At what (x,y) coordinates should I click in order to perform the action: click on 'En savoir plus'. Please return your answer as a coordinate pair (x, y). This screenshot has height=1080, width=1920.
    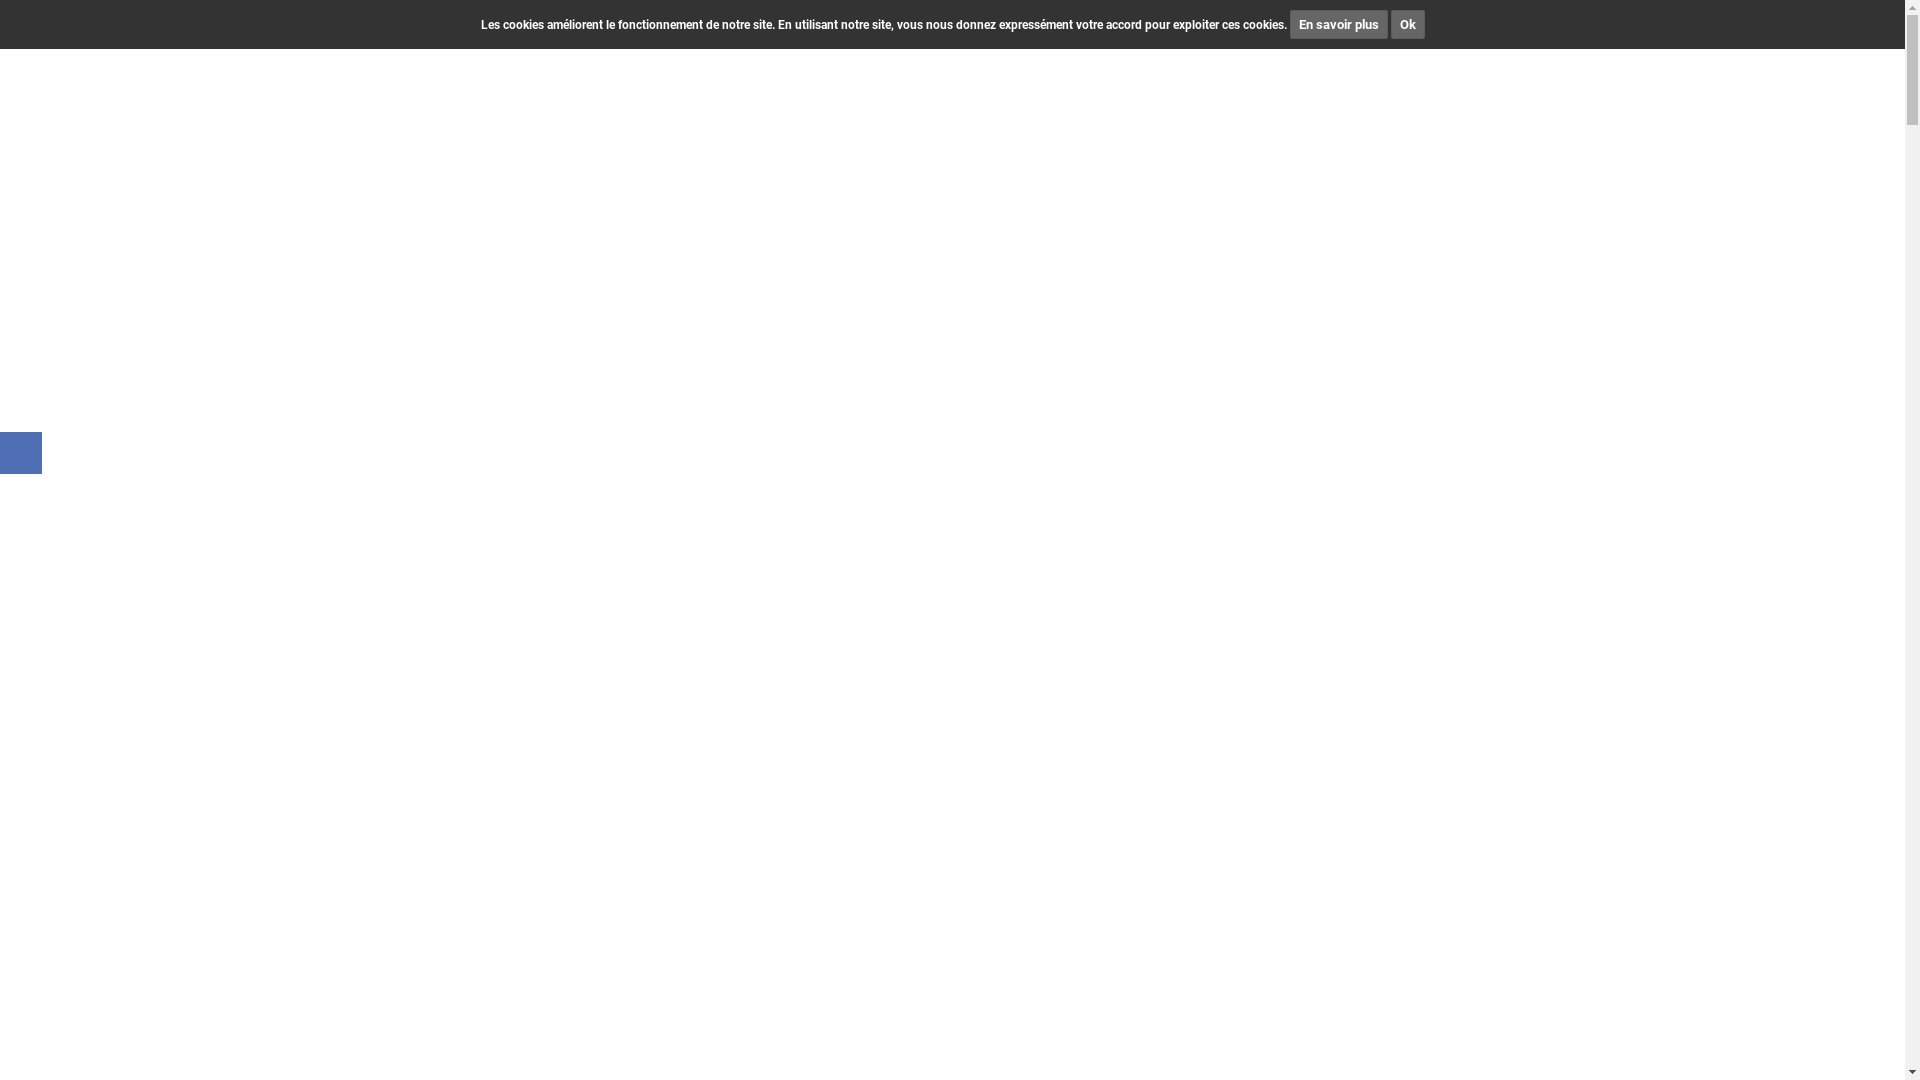
    Looking at the image, I should click on (1339, 24).